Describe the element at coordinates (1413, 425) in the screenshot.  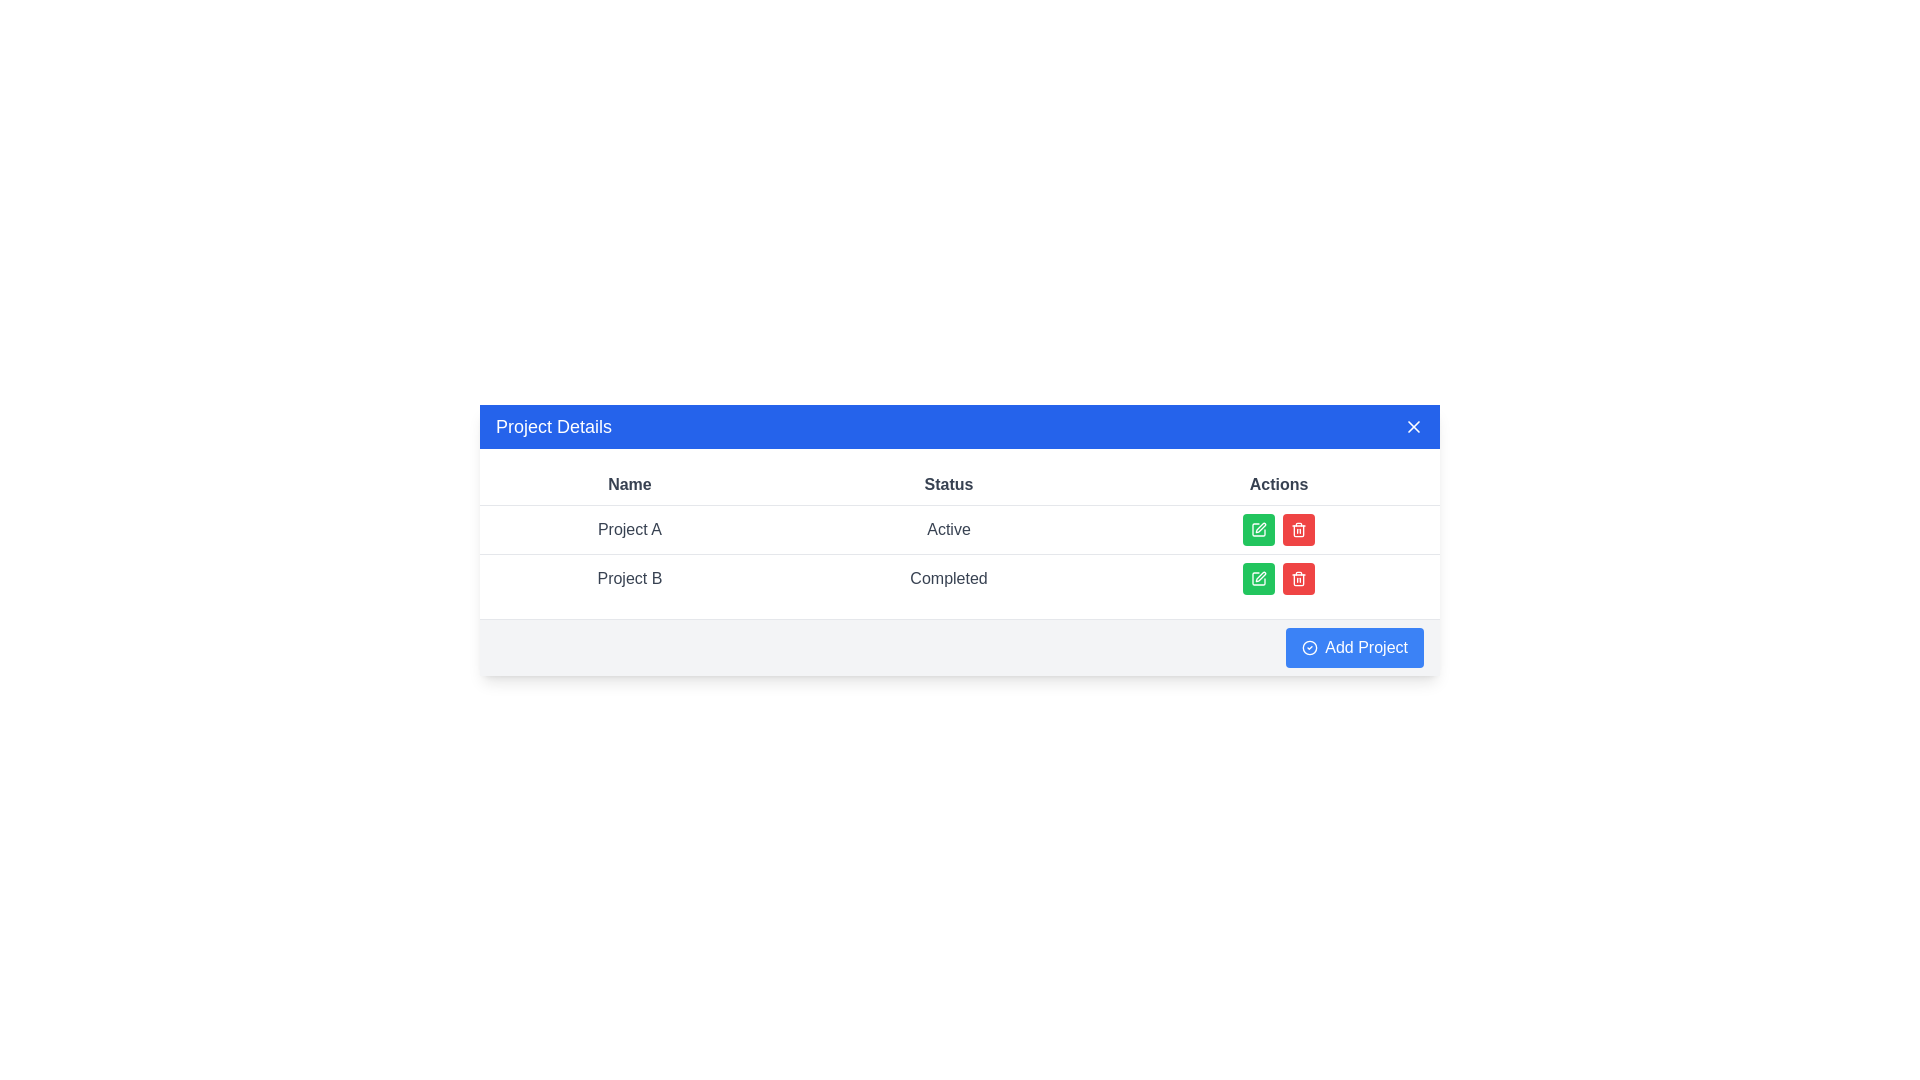
I see `the close button styled as an SVG icon located at the top-right corner of the 'Project Details' header to potentially display a tooltip` at that location.